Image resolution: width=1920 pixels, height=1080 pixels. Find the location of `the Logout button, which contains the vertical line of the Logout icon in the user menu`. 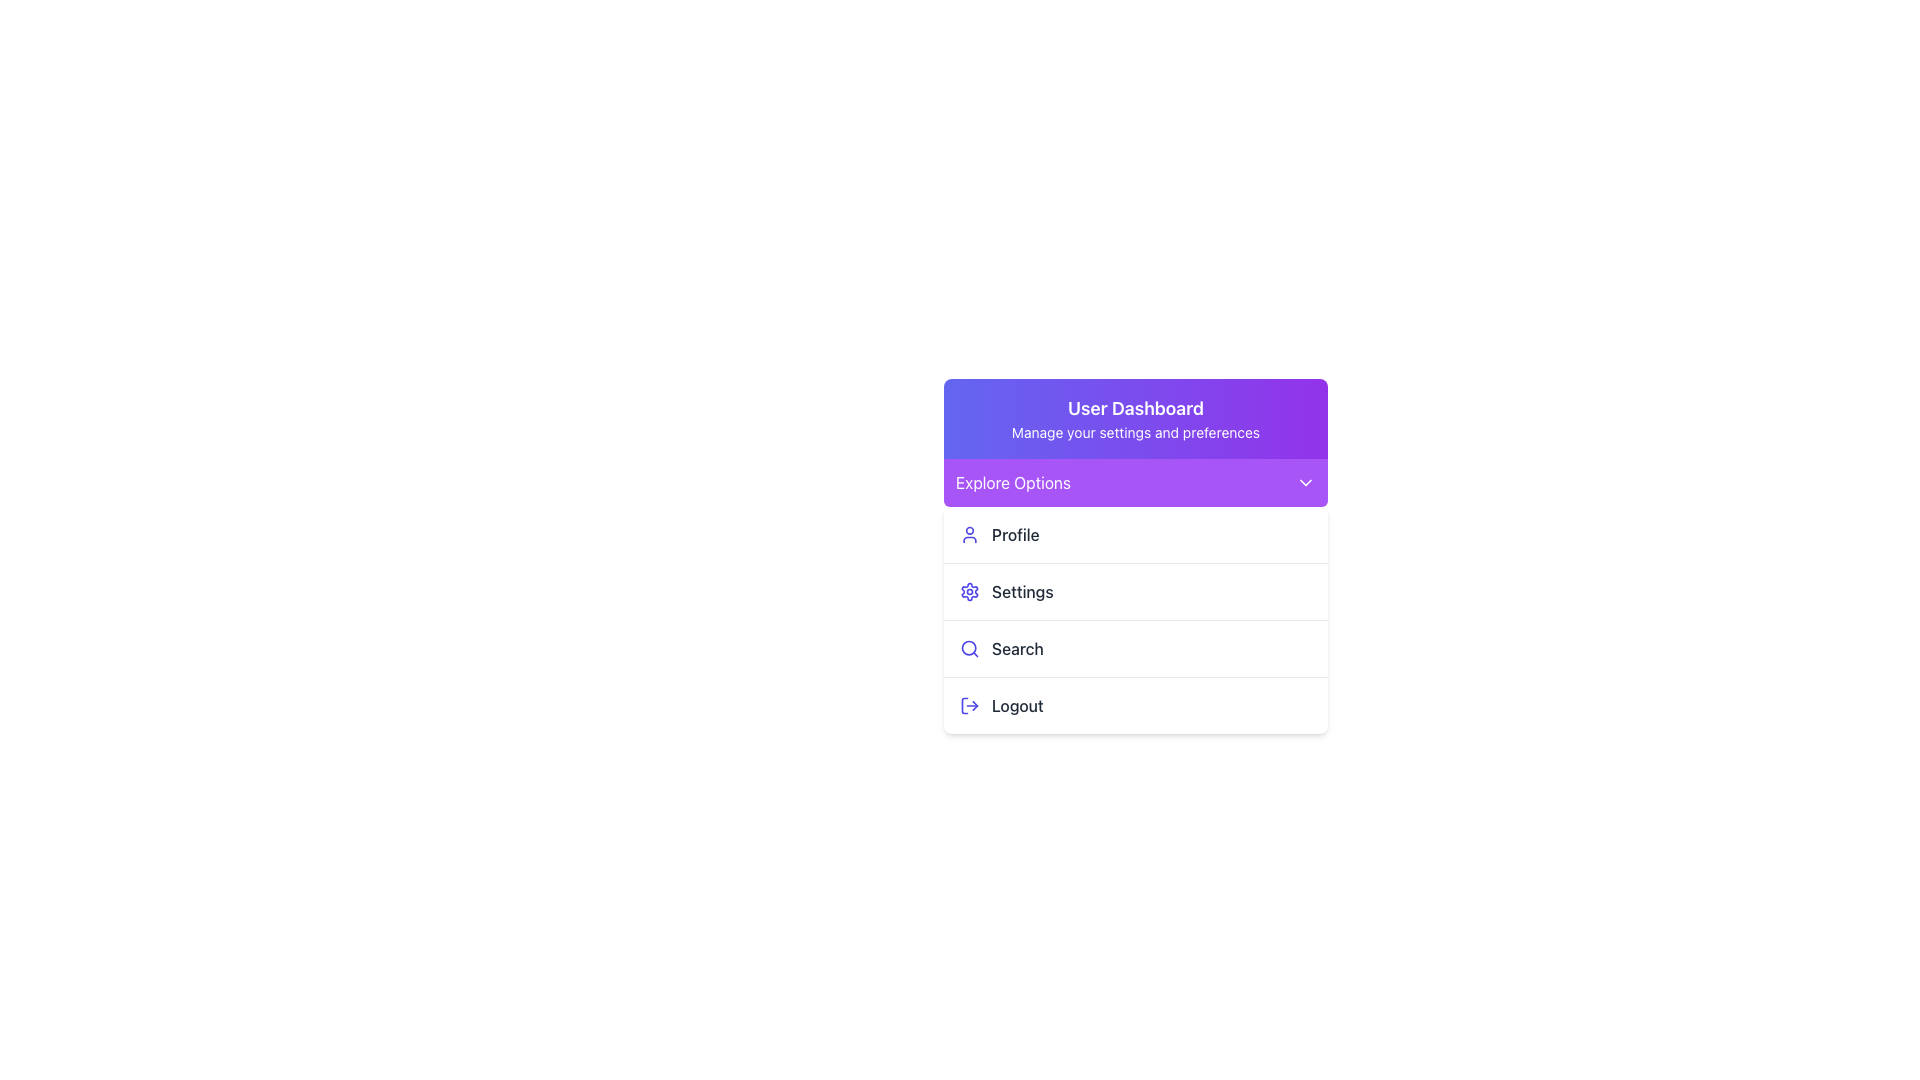

the Logout button, which contains the vertical line of the Logout icon in the user menu is located at coordinates (964, 704).